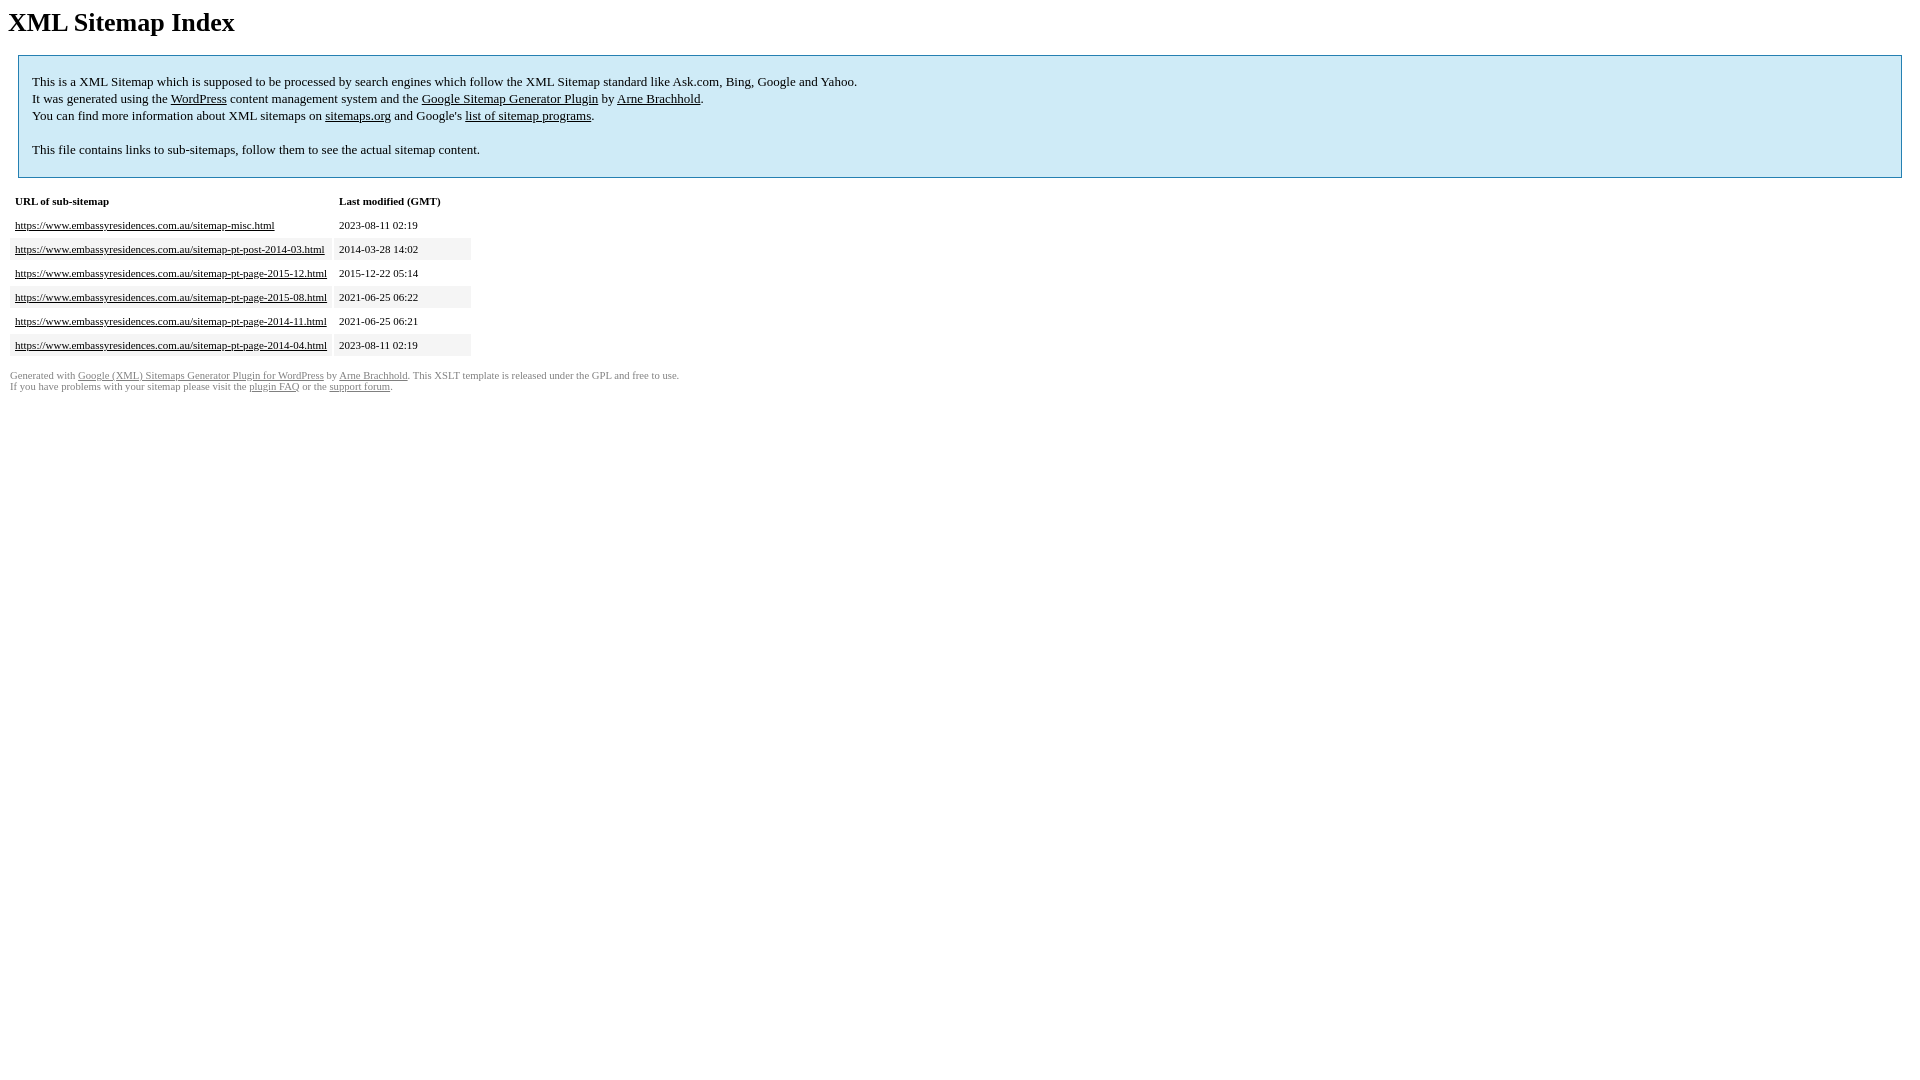 The image size is (1920, 1080). What do you see at coordinates (464, 115) in the screenshot?
I see `'list of sitemap programs'` at bounding box center [464, 115].